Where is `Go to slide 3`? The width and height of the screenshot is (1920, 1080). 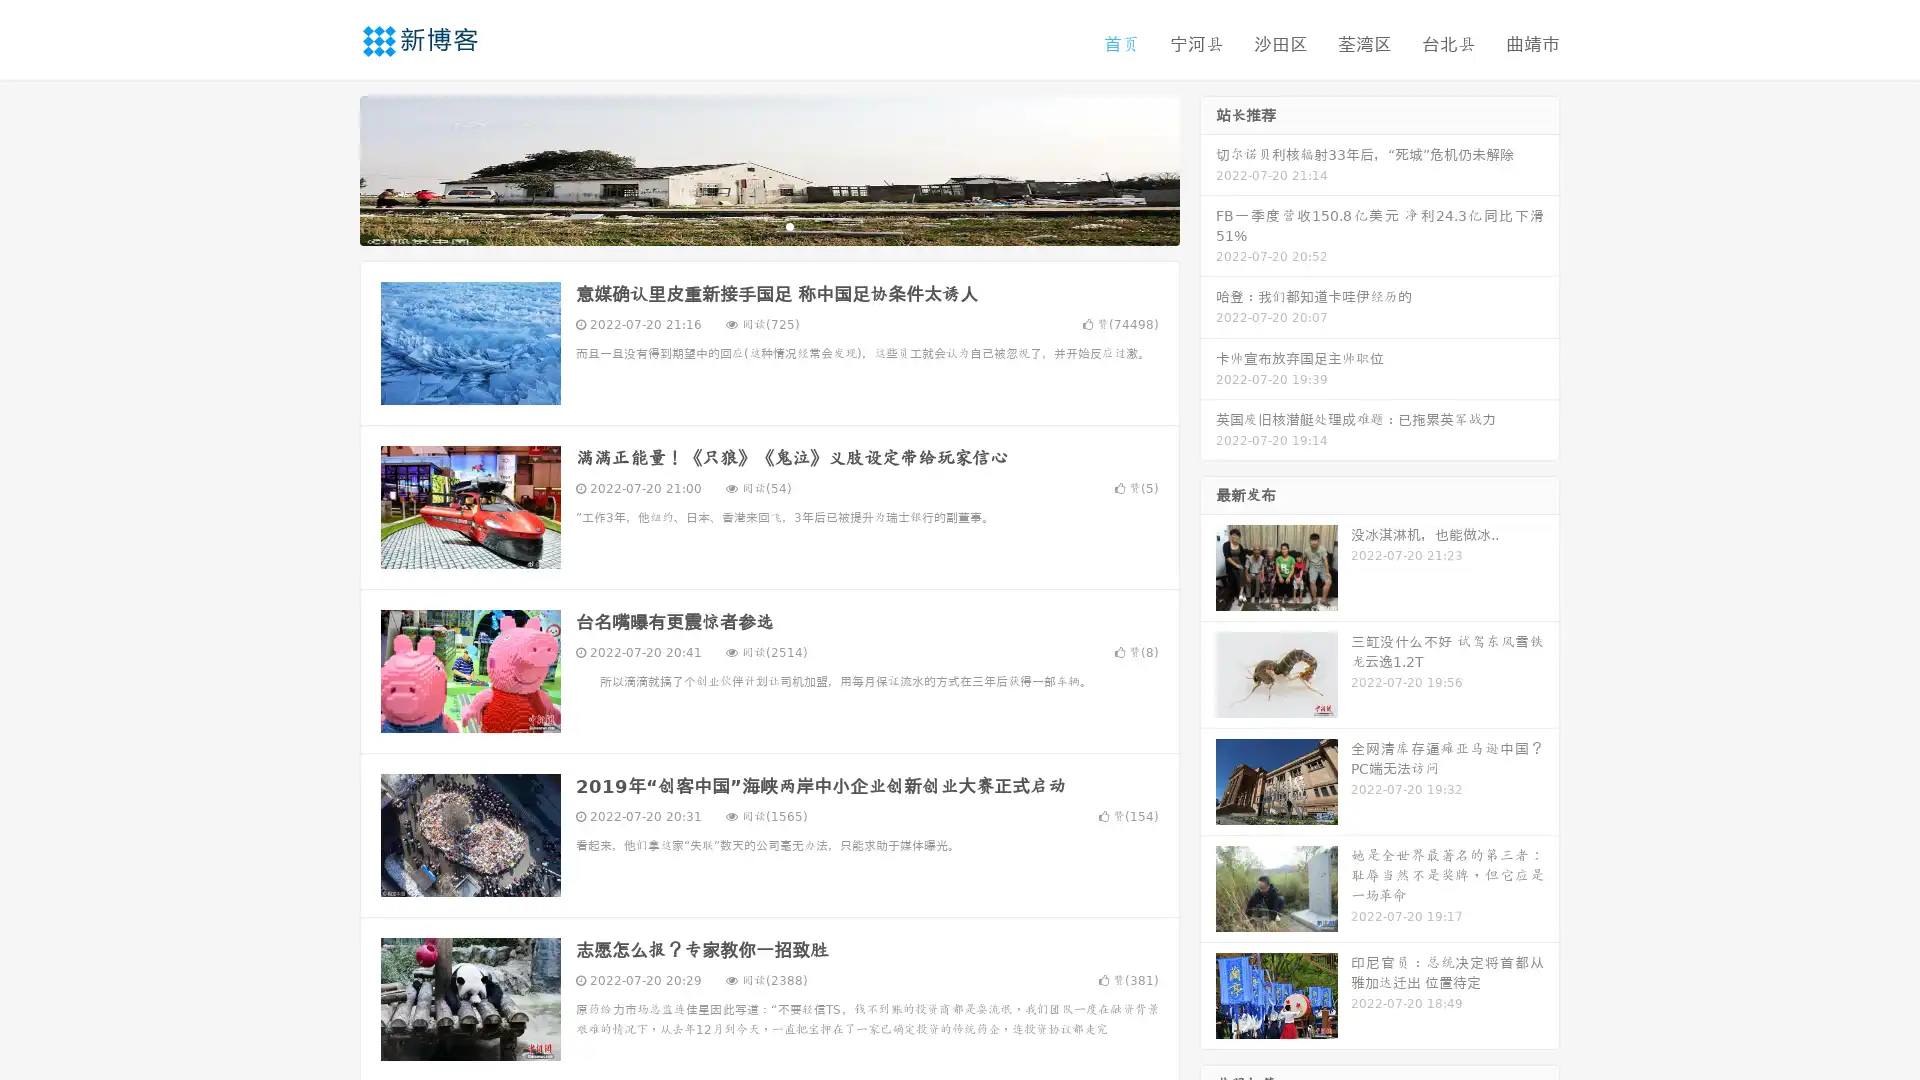
Go to slide 3 is located at coordinates (789, 225).